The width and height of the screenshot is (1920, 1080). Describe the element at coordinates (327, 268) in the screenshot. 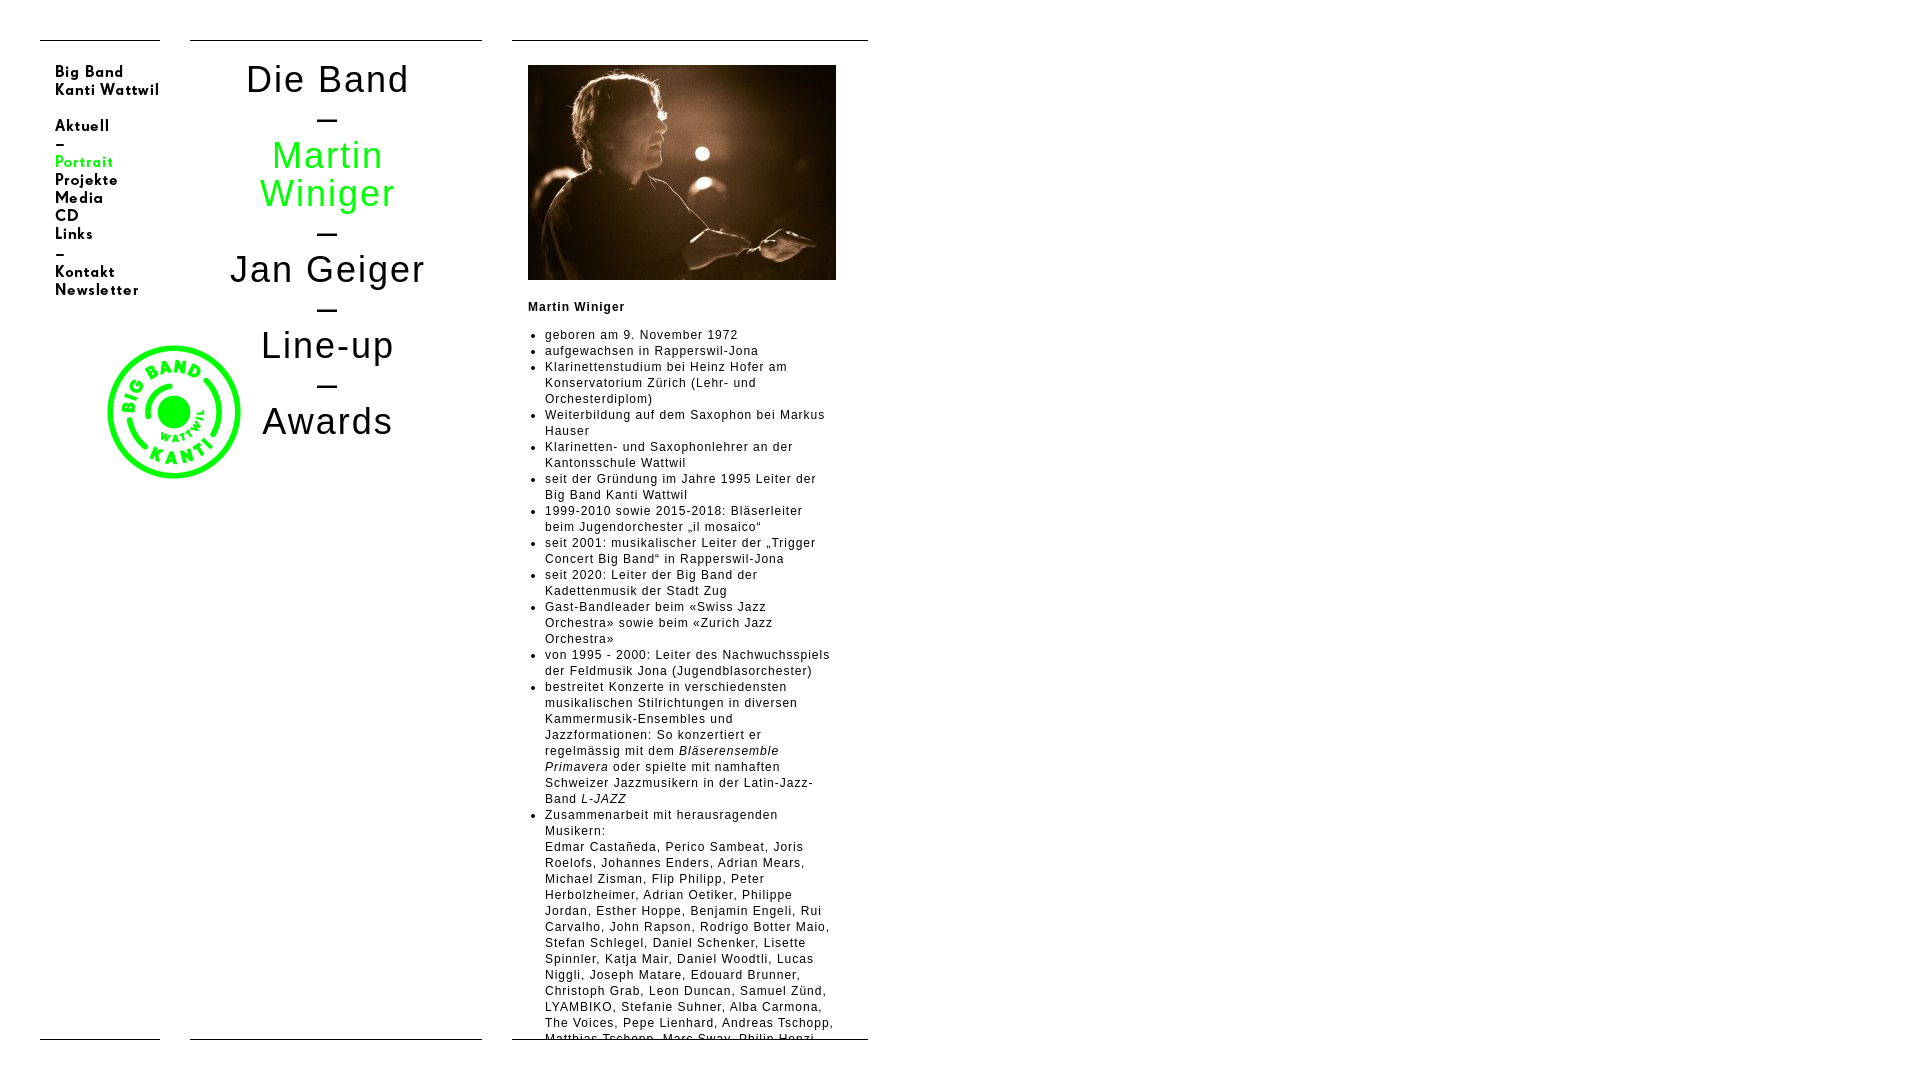

I see `'Jan Geiger'` at that location.